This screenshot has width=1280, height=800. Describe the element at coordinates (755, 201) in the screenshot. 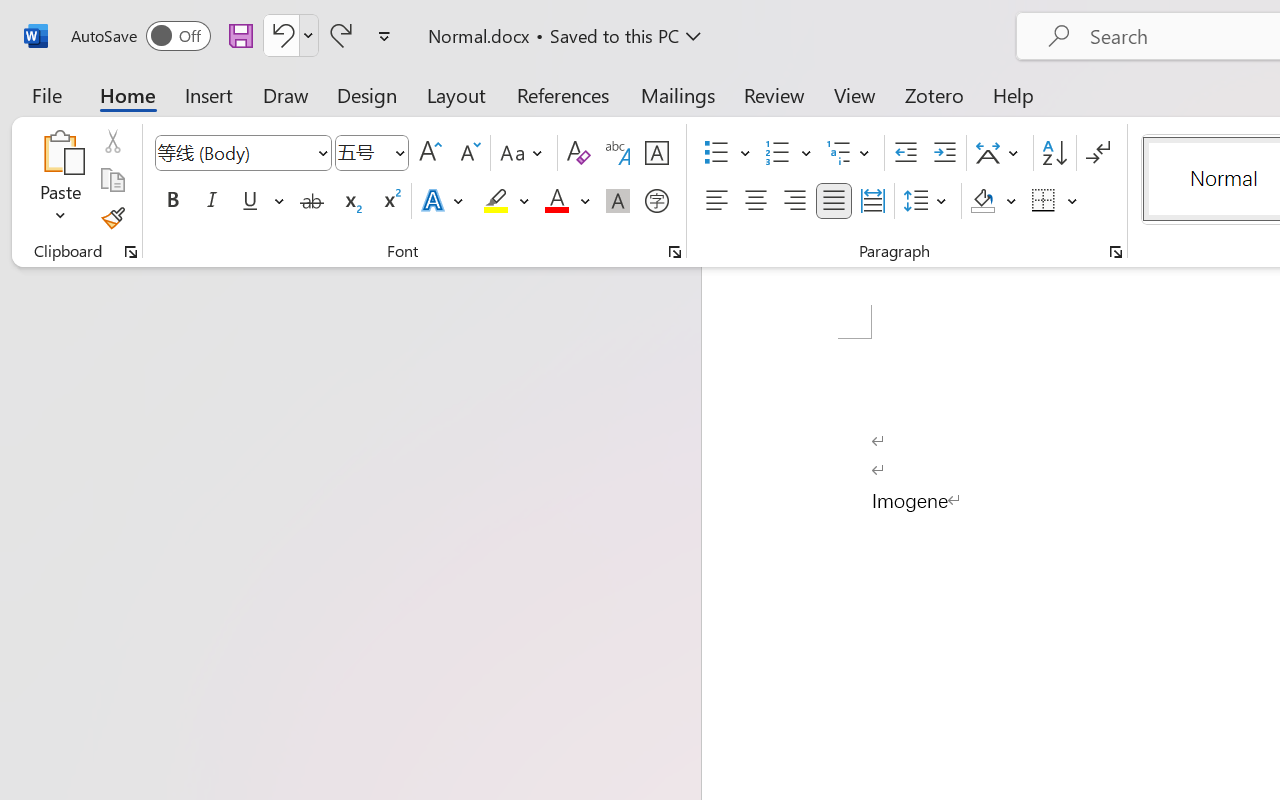

I see `'Center'` at that location.